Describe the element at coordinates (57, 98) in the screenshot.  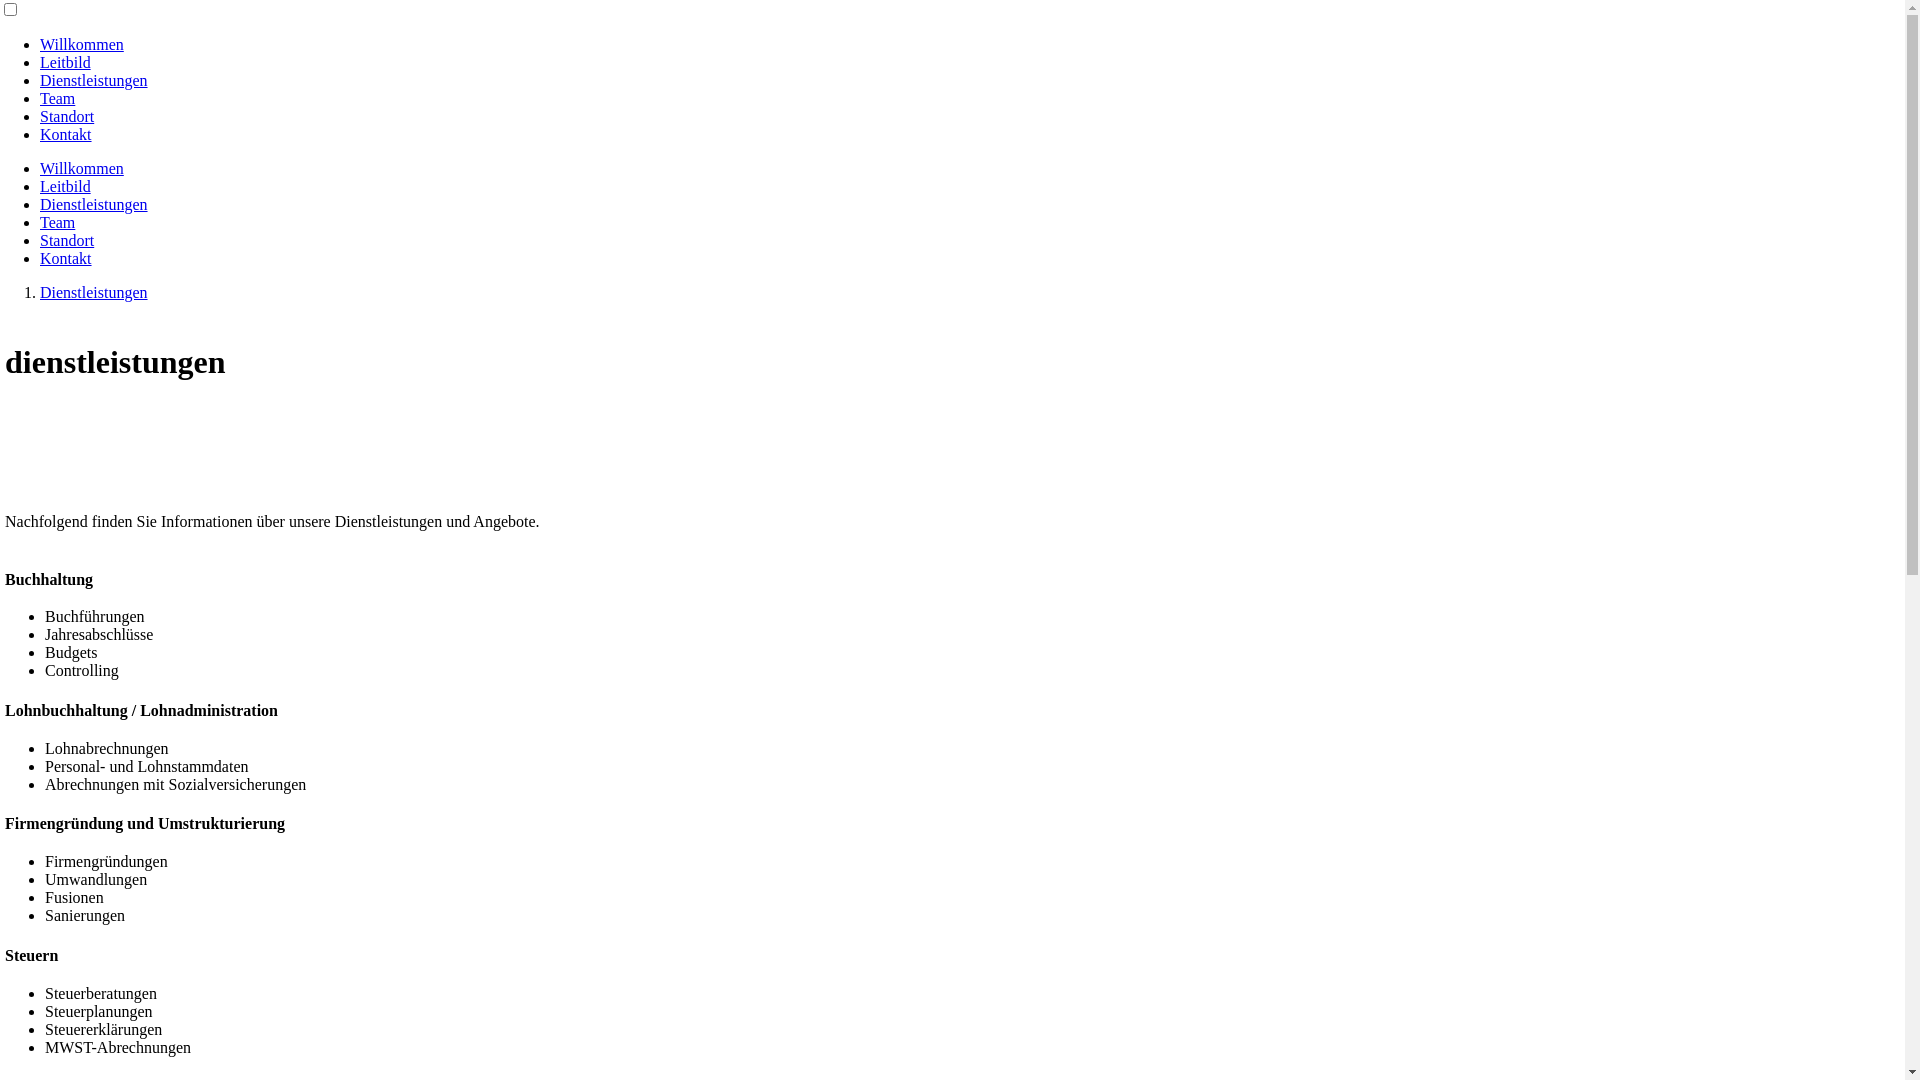
I see `'Team'` at that location.